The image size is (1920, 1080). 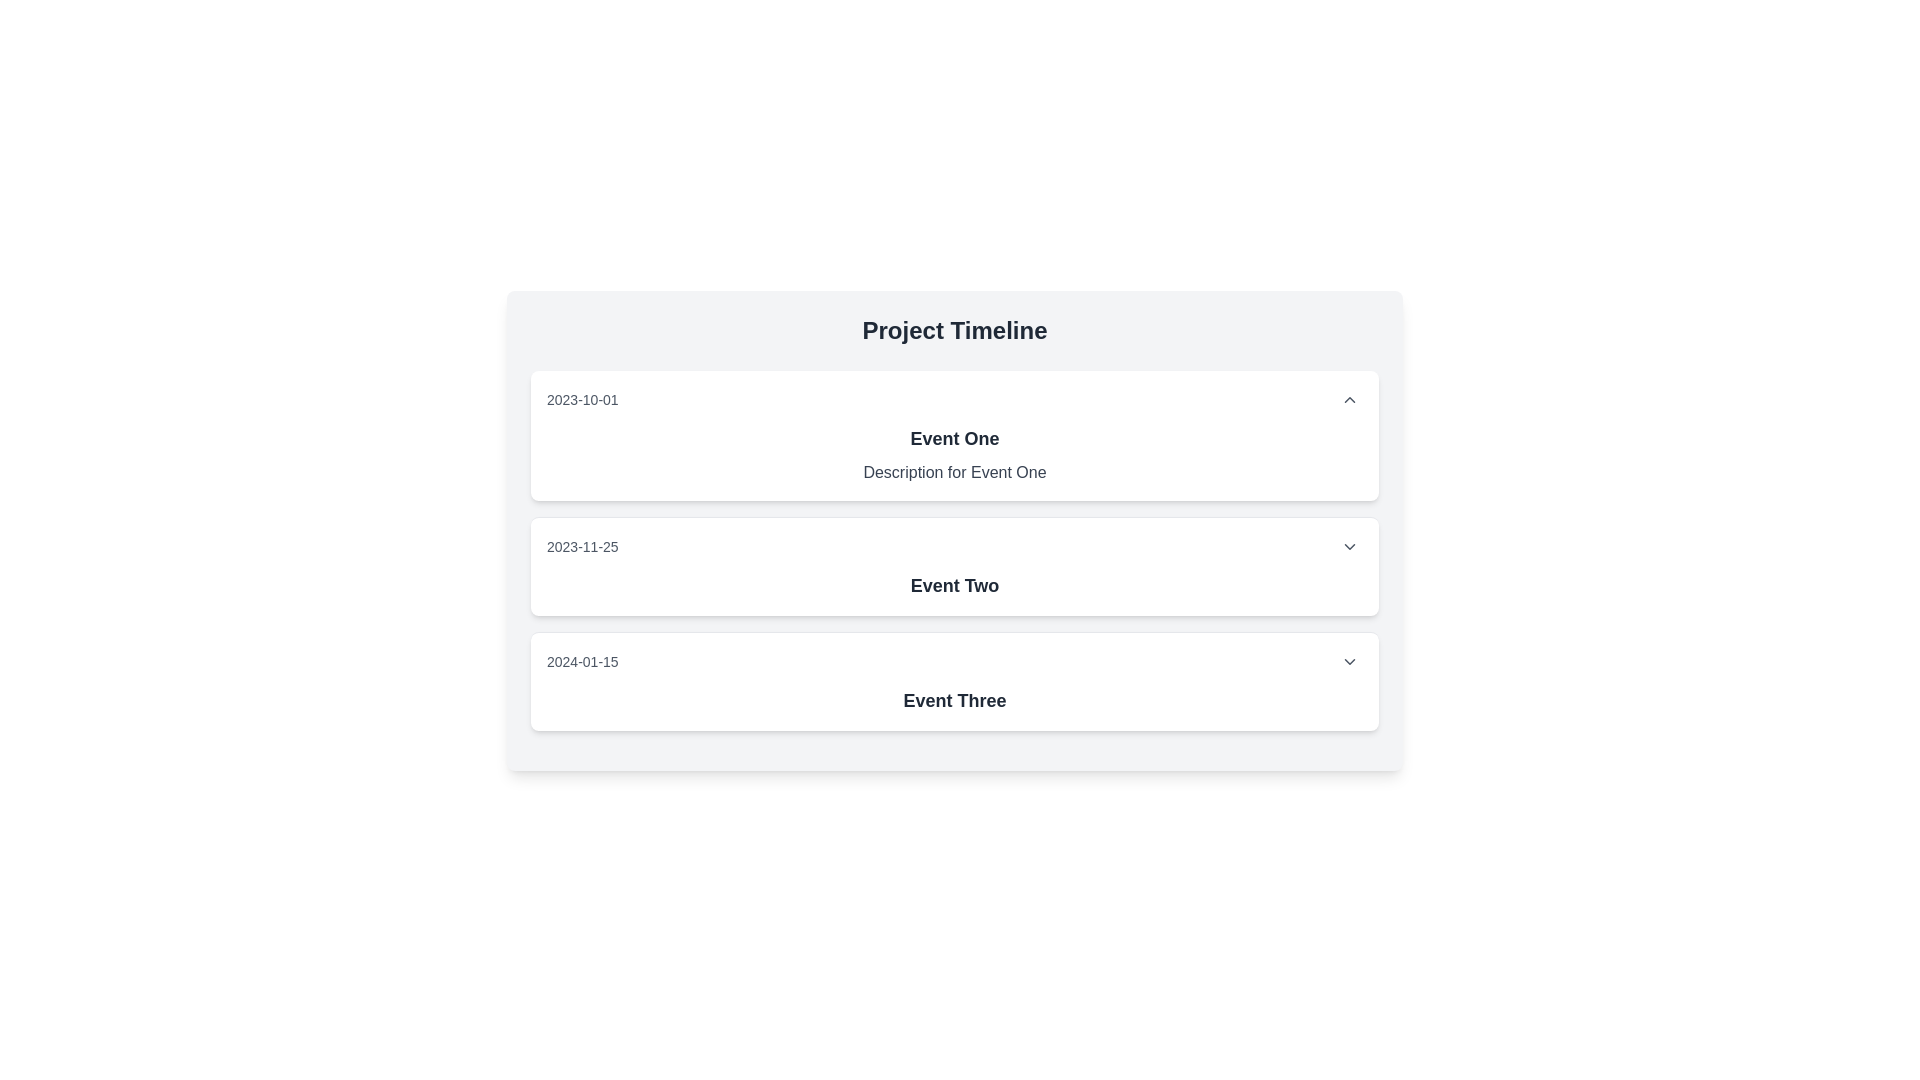 I want to click on the downward-facing chevron arrow icon located at the right edge of the 'Event Two' card, so click(x=1349, y=547).